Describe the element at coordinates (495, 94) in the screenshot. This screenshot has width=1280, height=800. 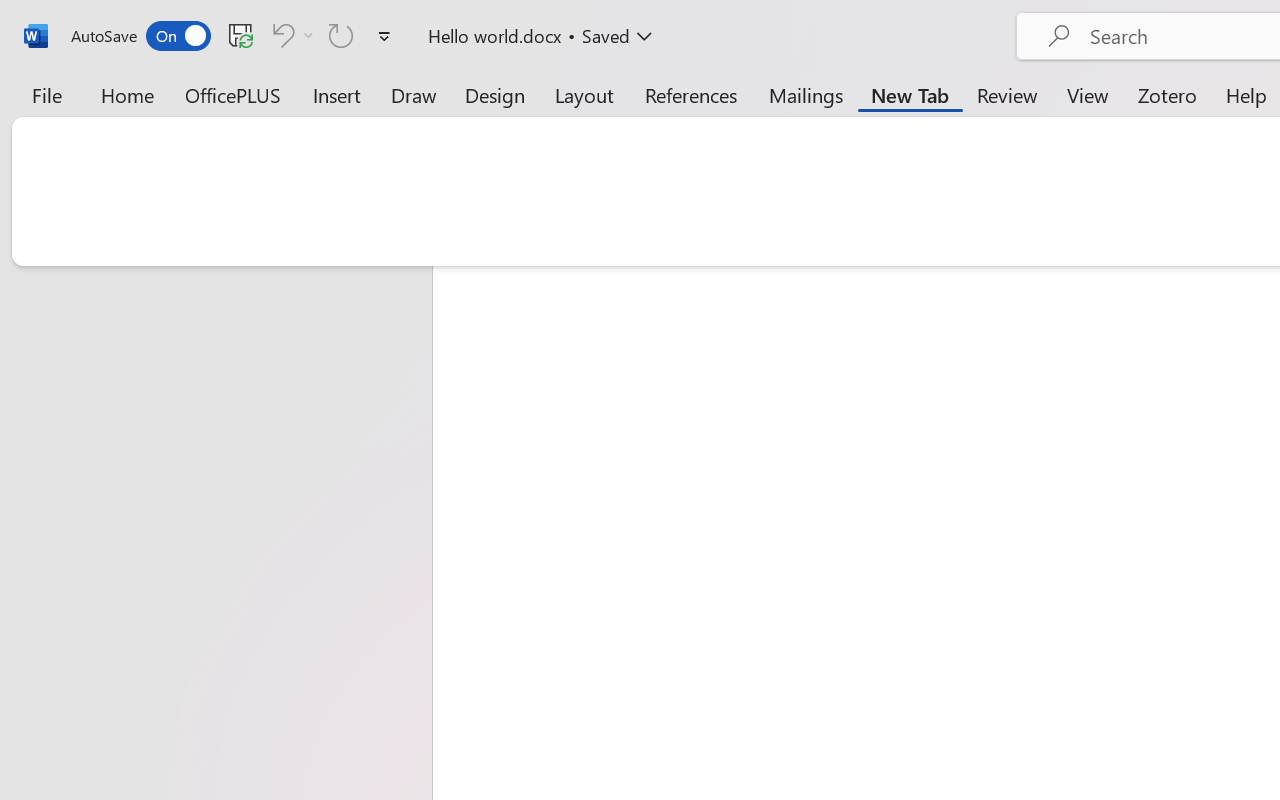
I see `'Design'` at that location.